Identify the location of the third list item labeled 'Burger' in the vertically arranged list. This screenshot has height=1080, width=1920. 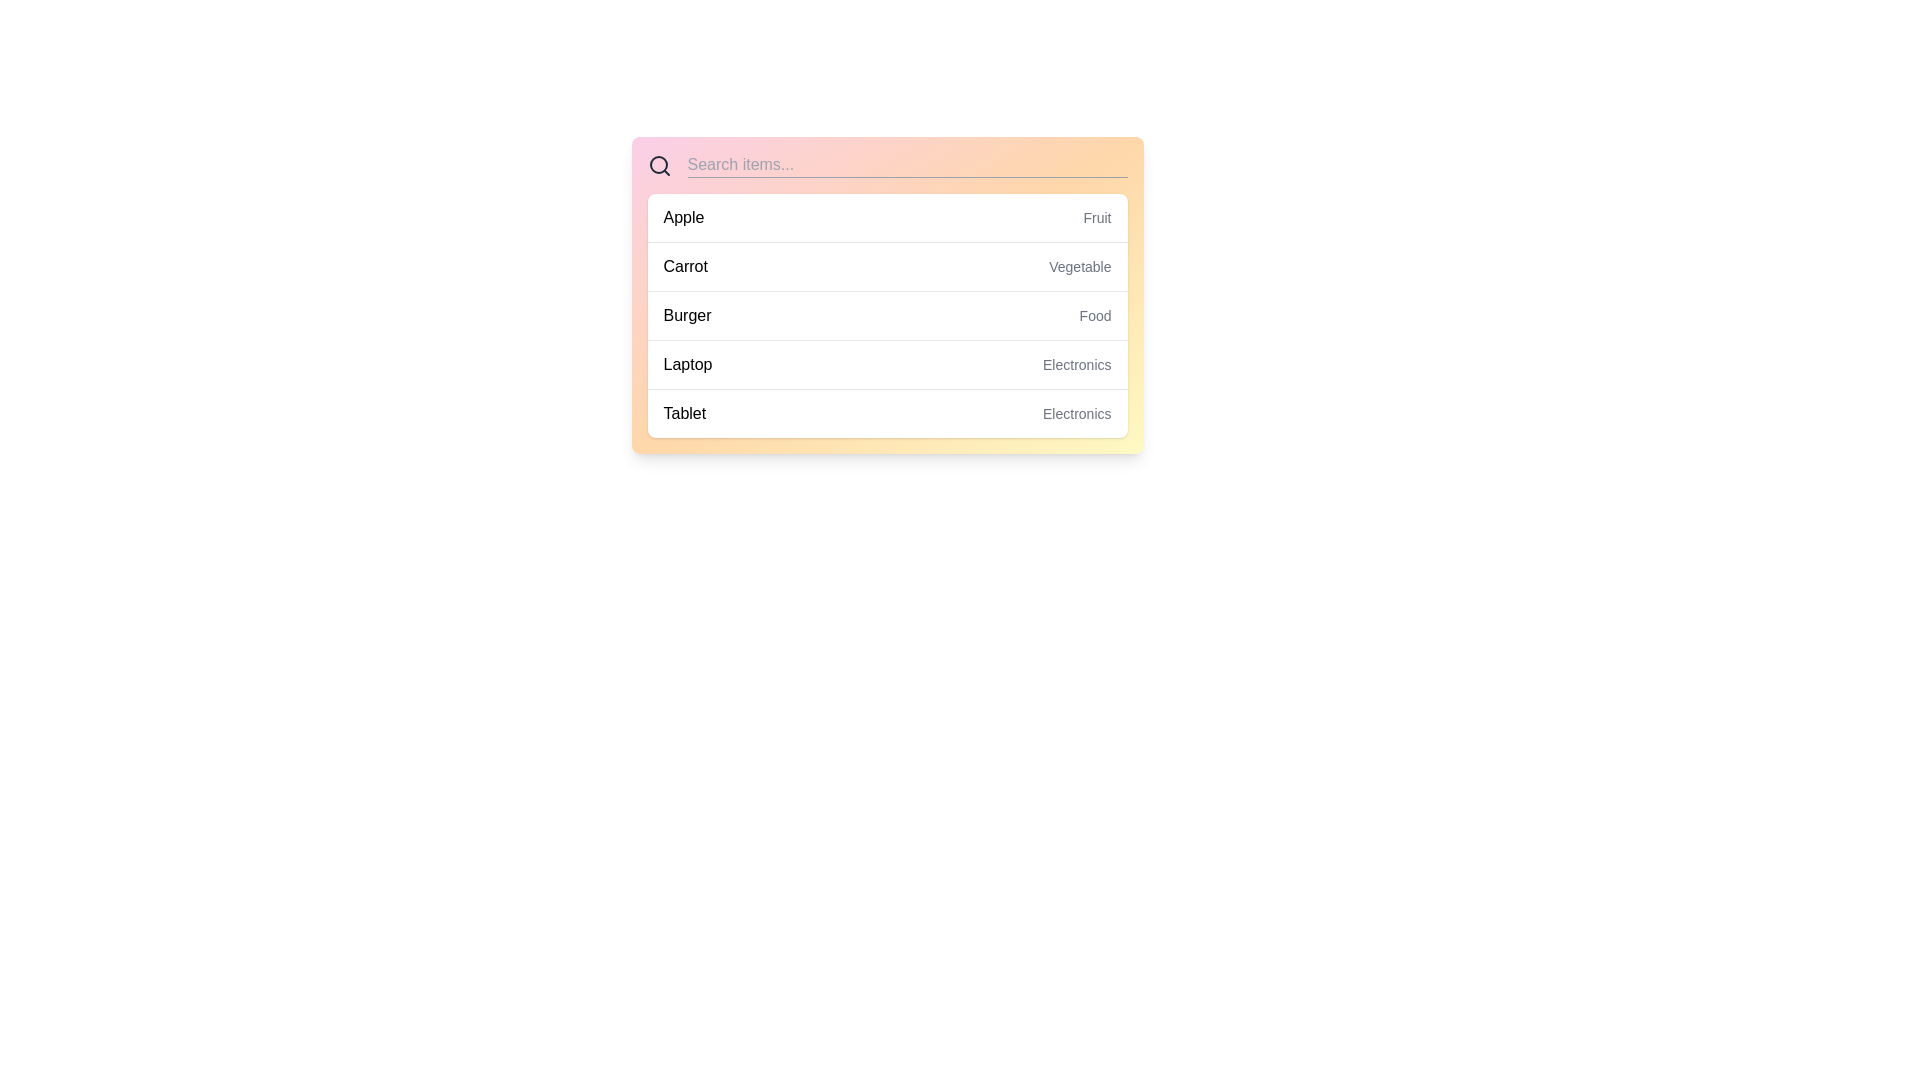
(886, 315).